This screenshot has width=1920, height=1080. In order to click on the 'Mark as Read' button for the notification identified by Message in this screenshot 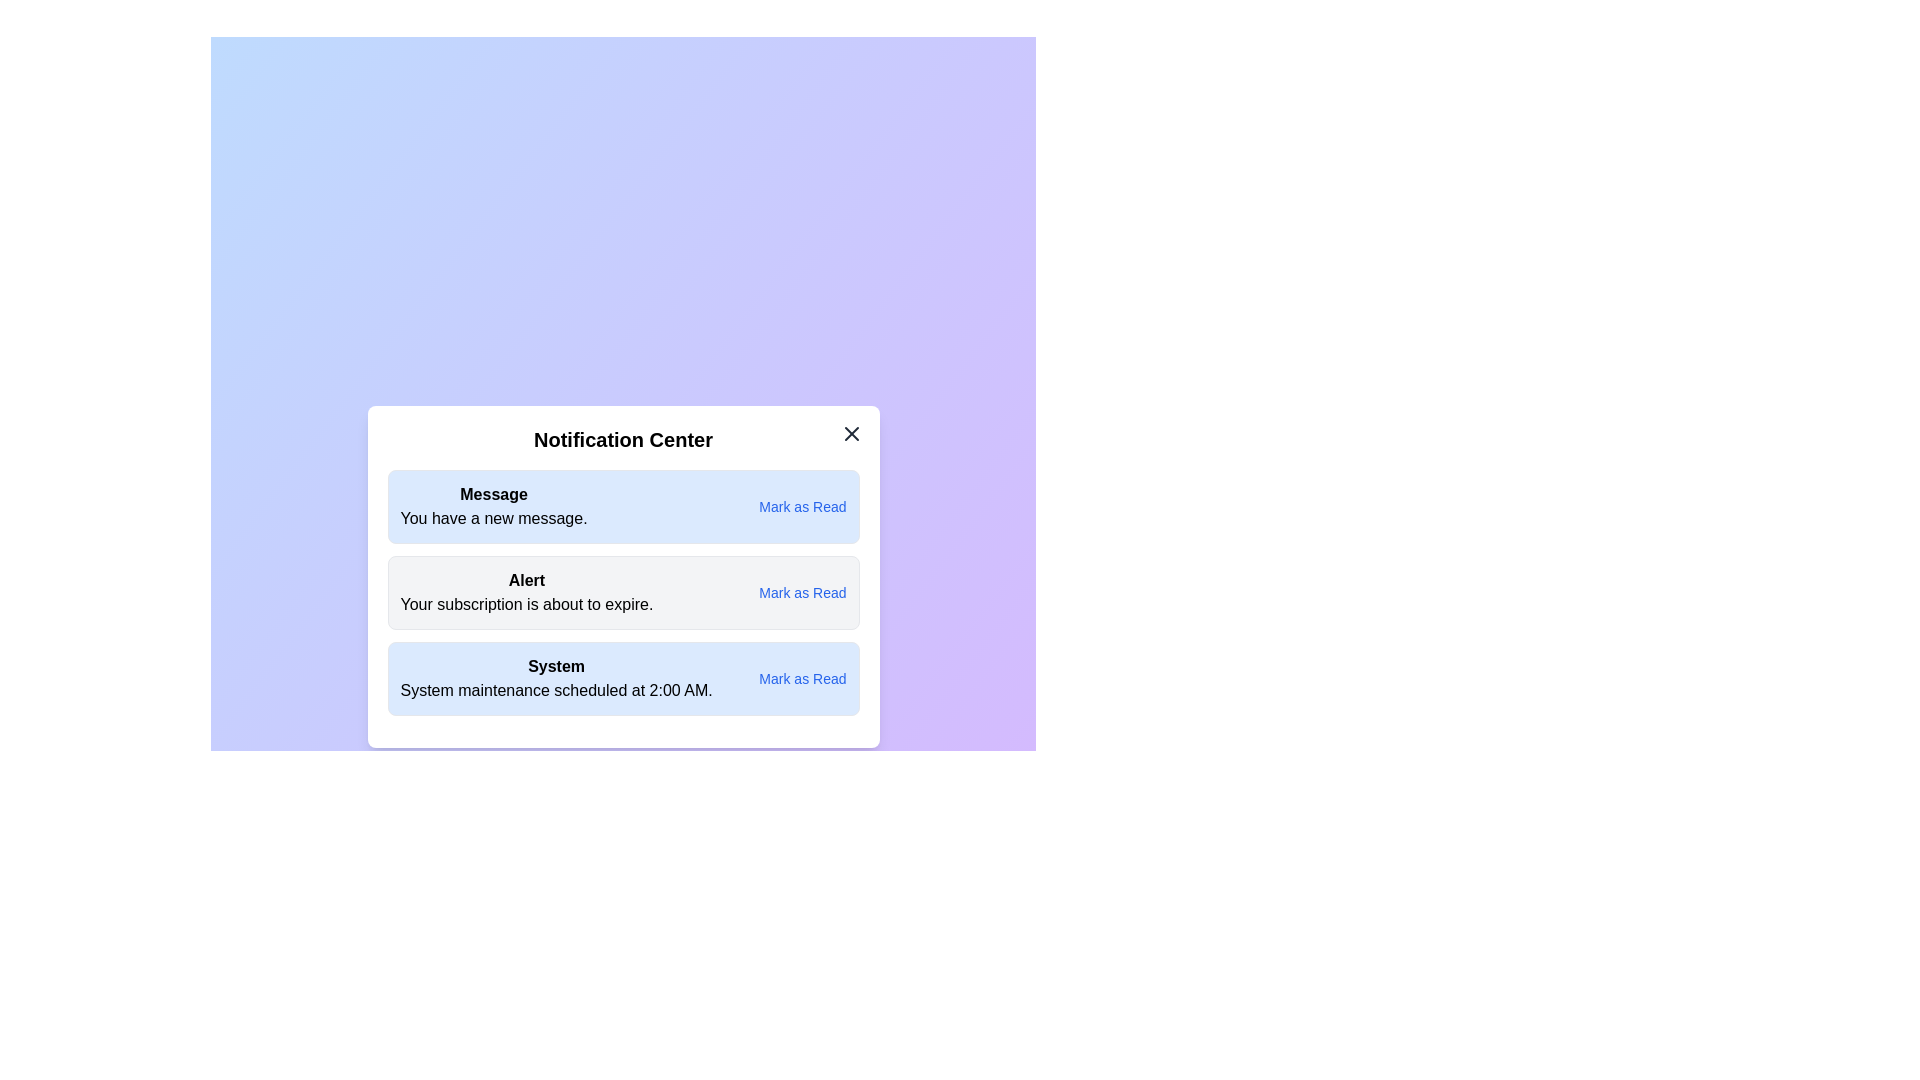, I will do `click(802, 505)`.